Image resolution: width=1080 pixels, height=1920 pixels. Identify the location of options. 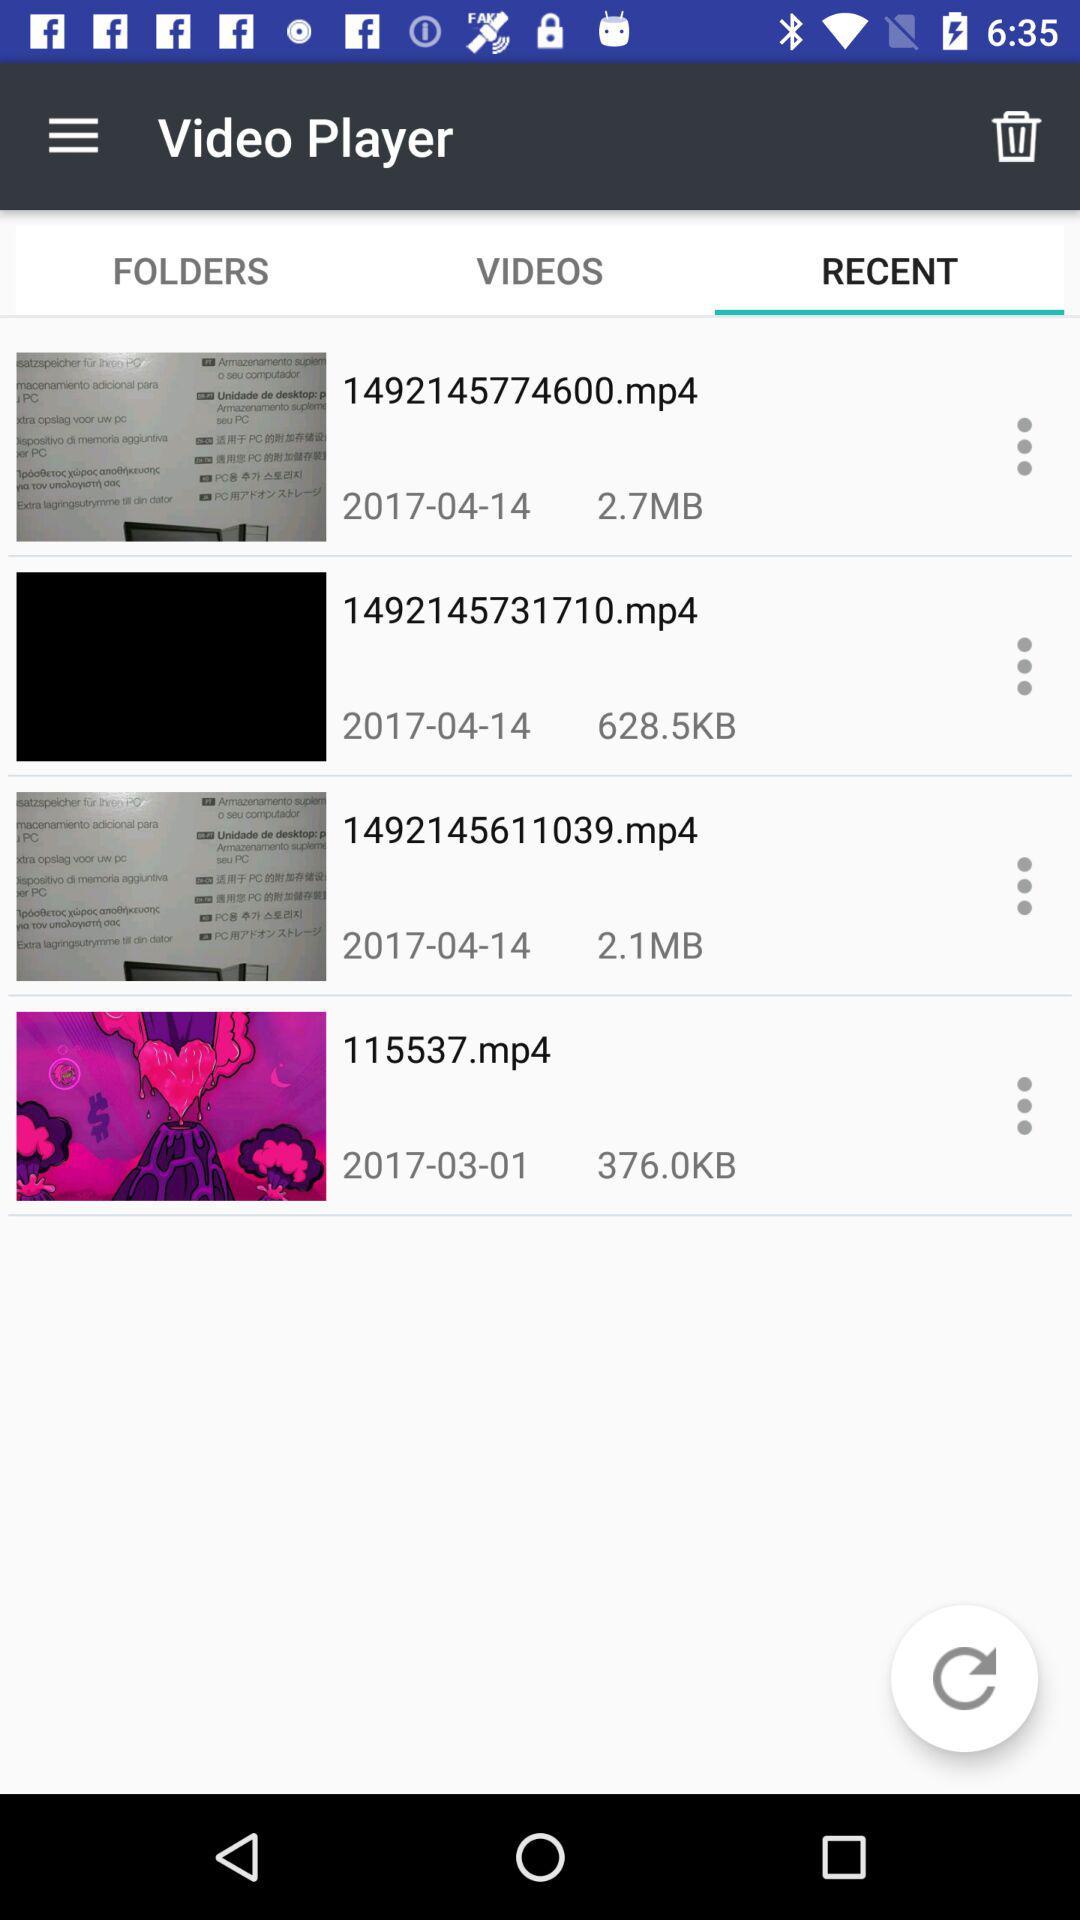
(1024, 445).